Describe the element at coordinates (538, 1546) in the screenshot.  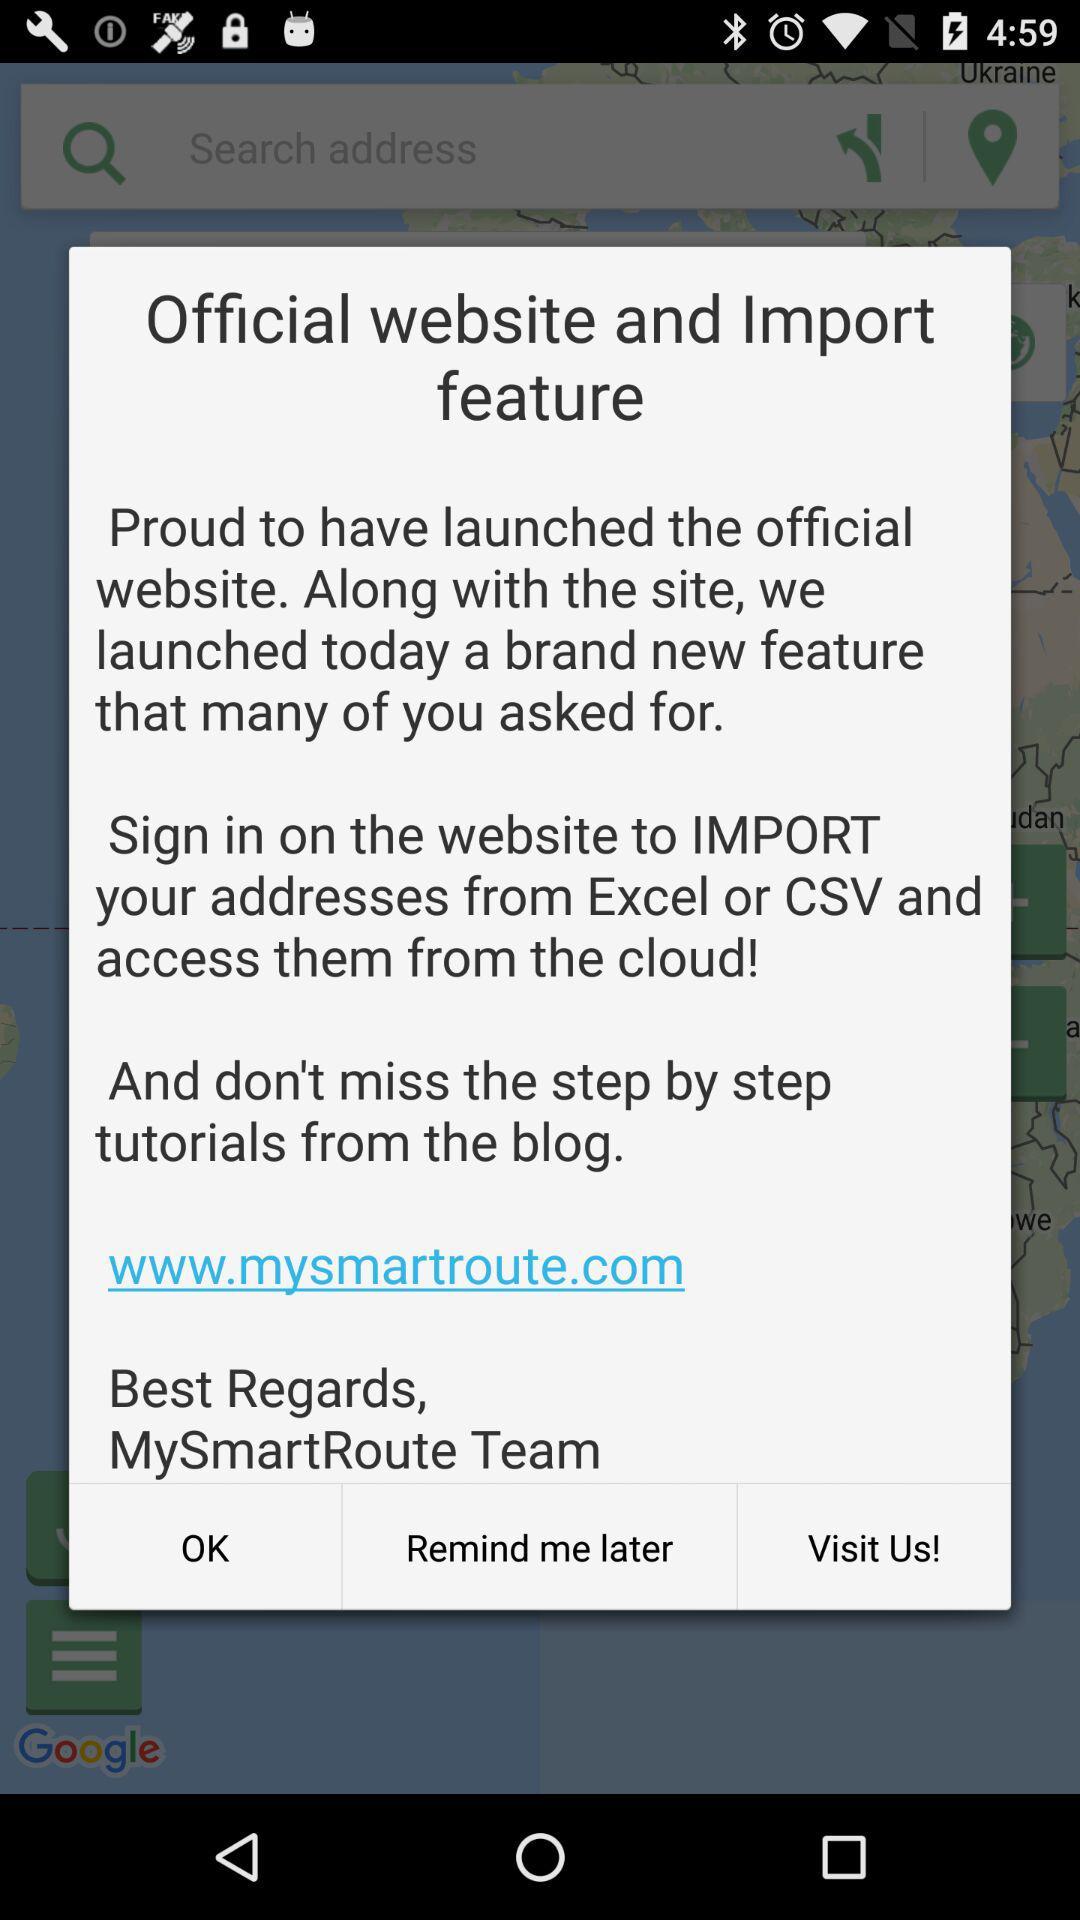
I see `the remind me later button` at that location.